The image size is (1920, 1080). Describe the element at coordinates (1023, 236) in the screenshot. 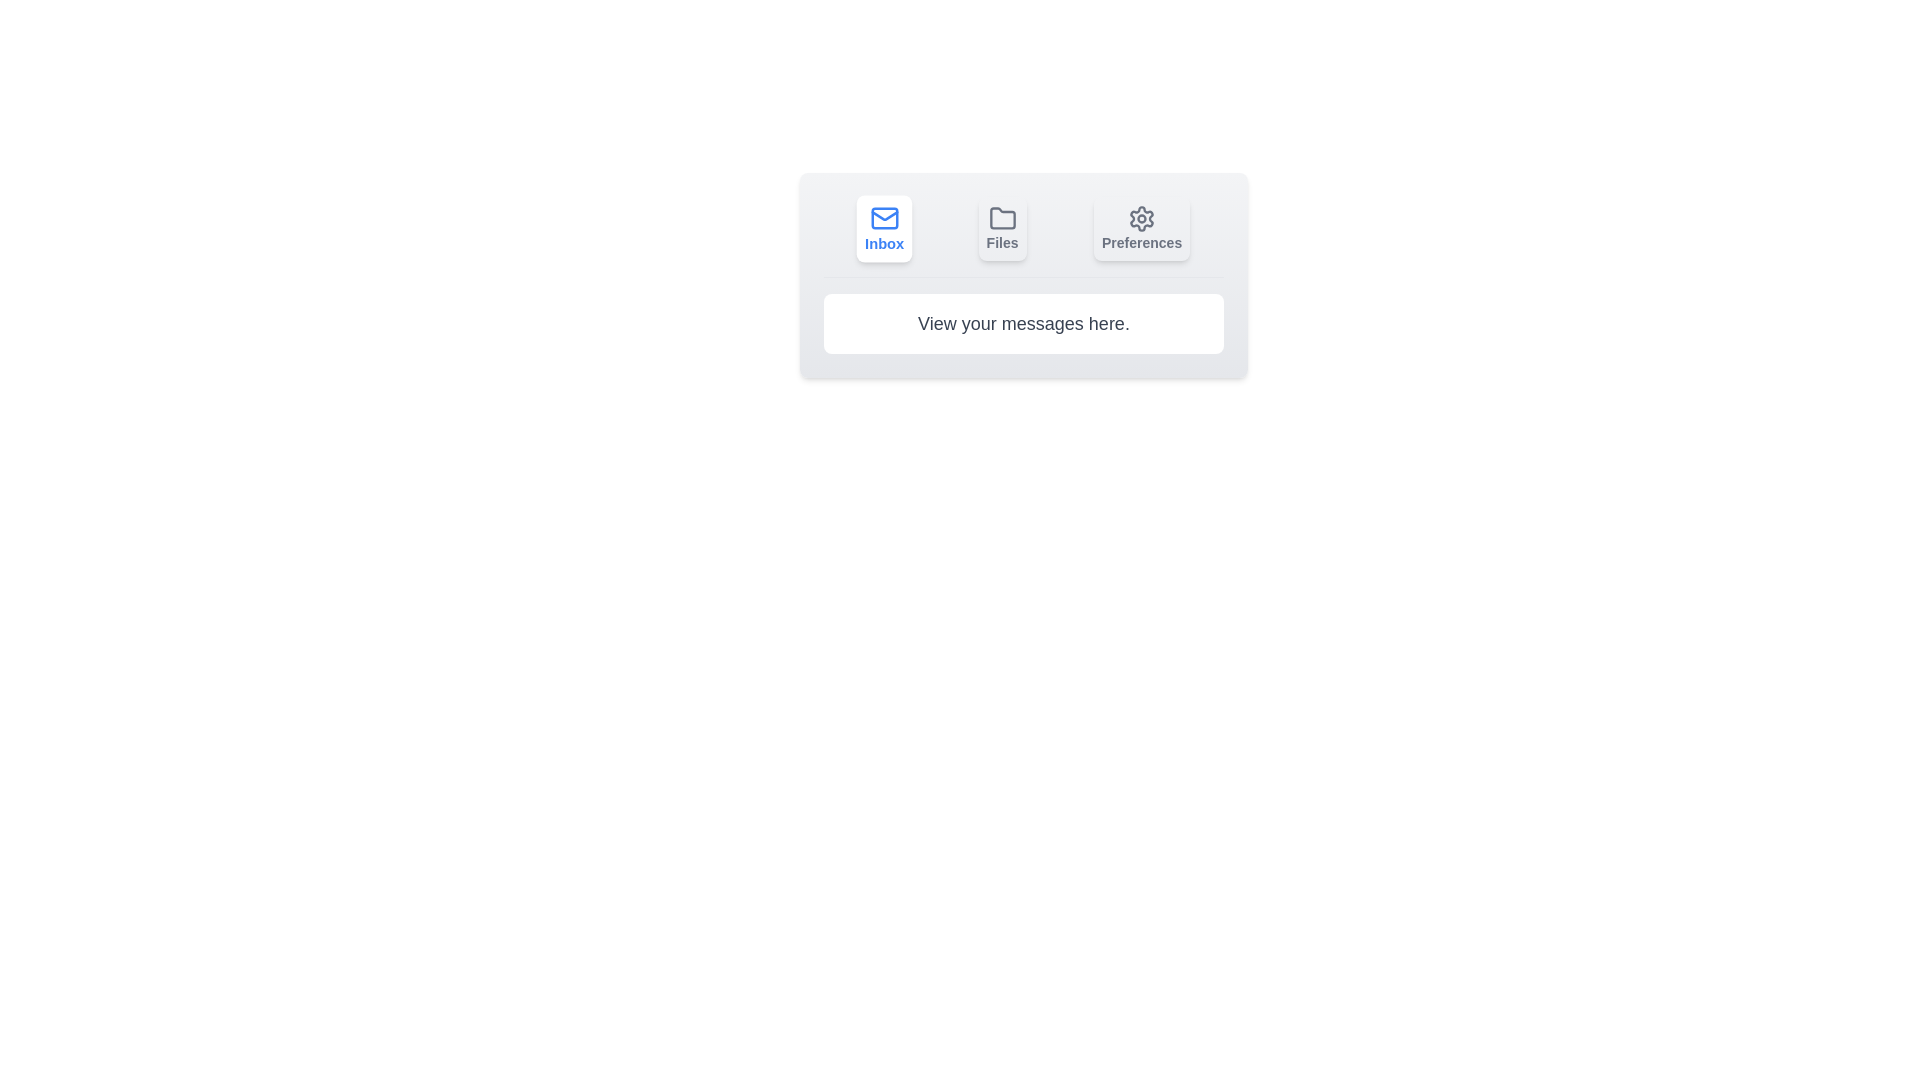

I see `the 'Files' button in the navigation bar` at that location.